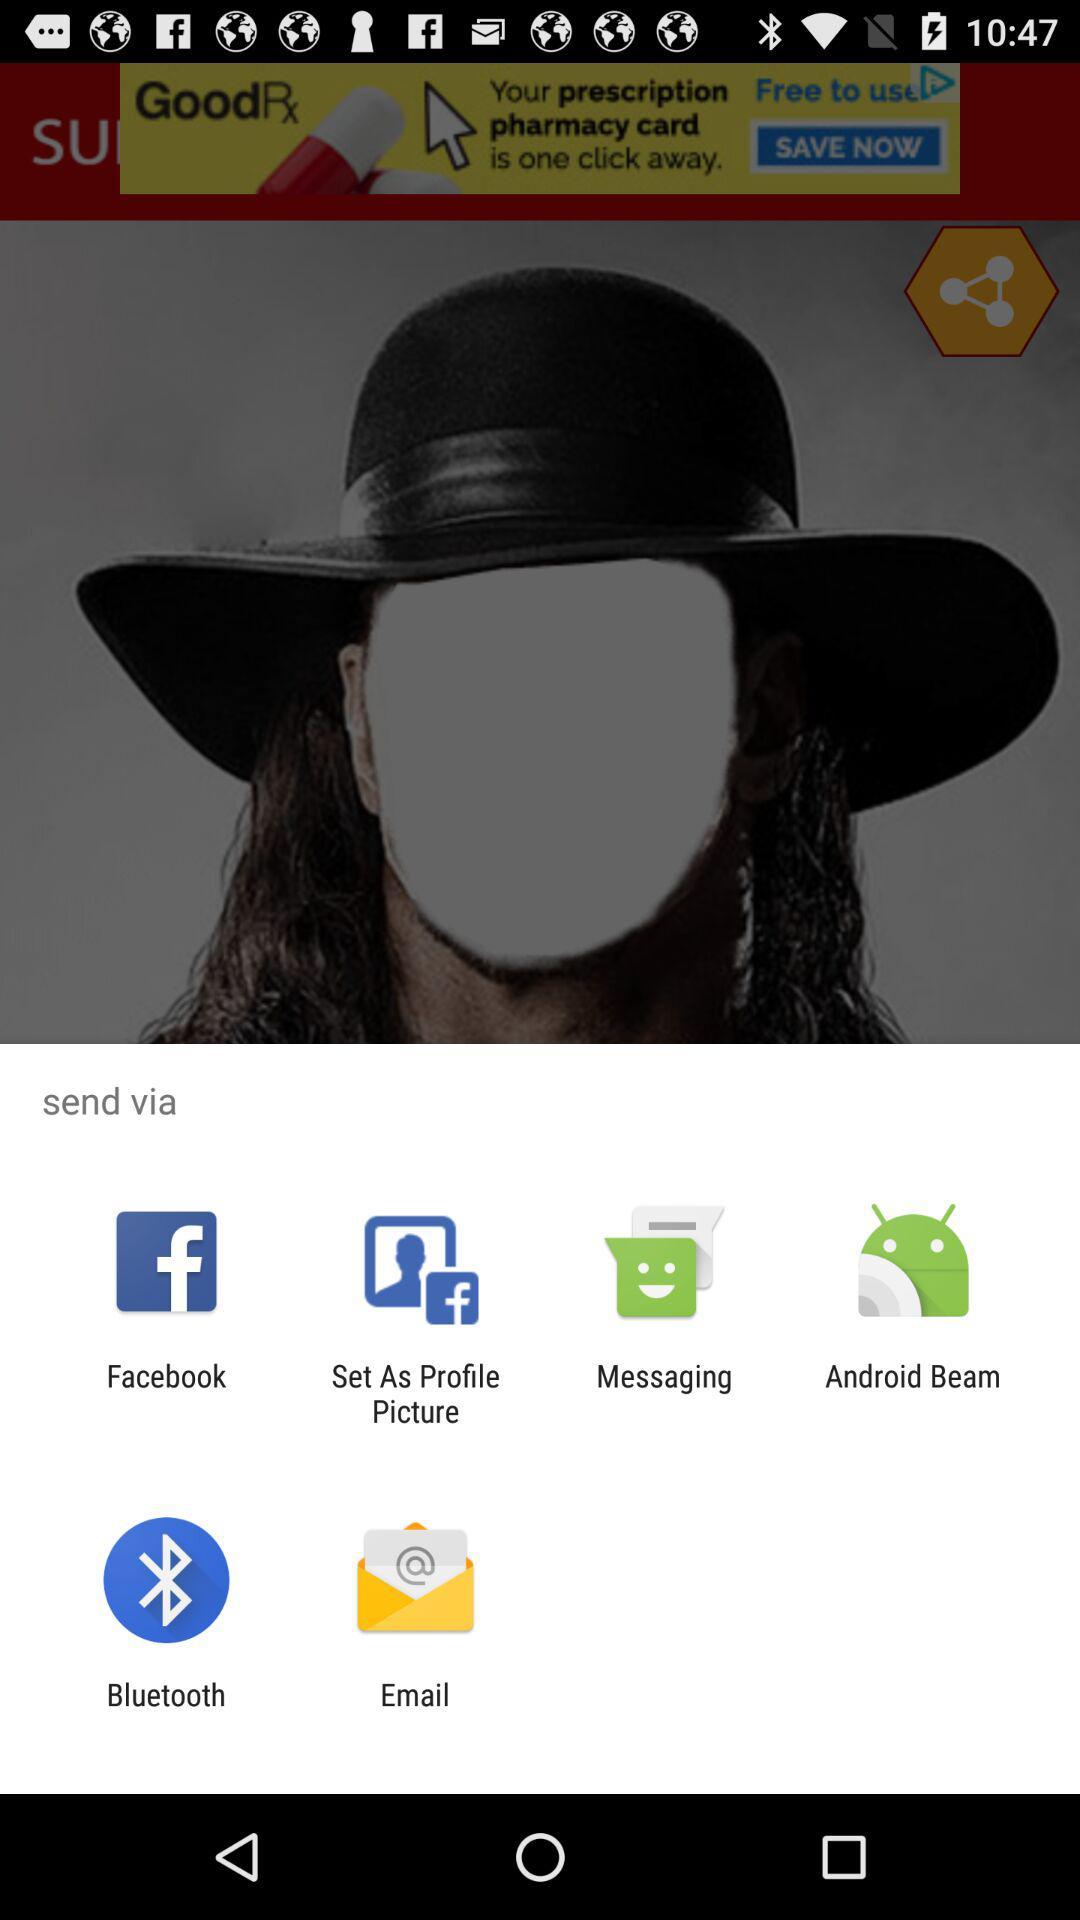 Image resolution: width=1080 pixels, height=1920 pixels. I want to click on item to the right of messaging, so click(913, 1392).